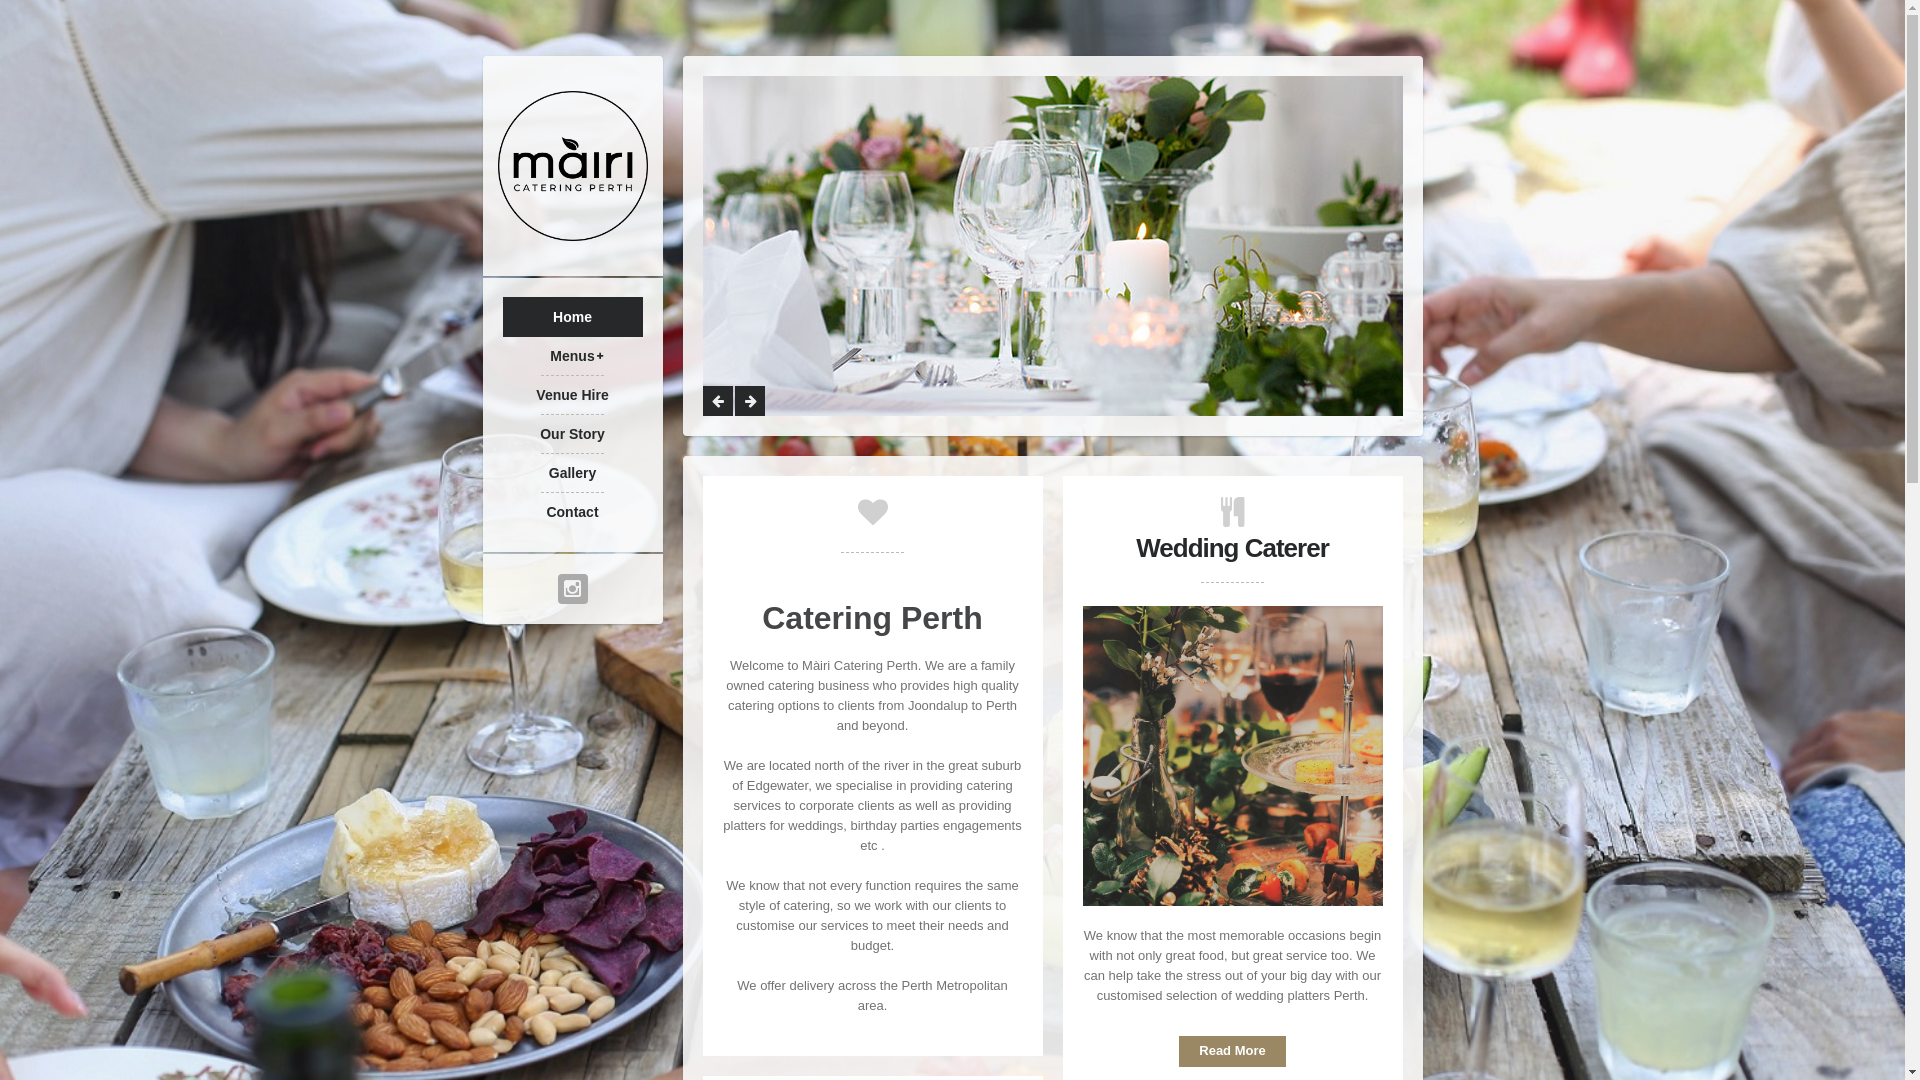 This screenshot has width=1920, height=1080. I want to click on 'Menus', so click(570, 354).